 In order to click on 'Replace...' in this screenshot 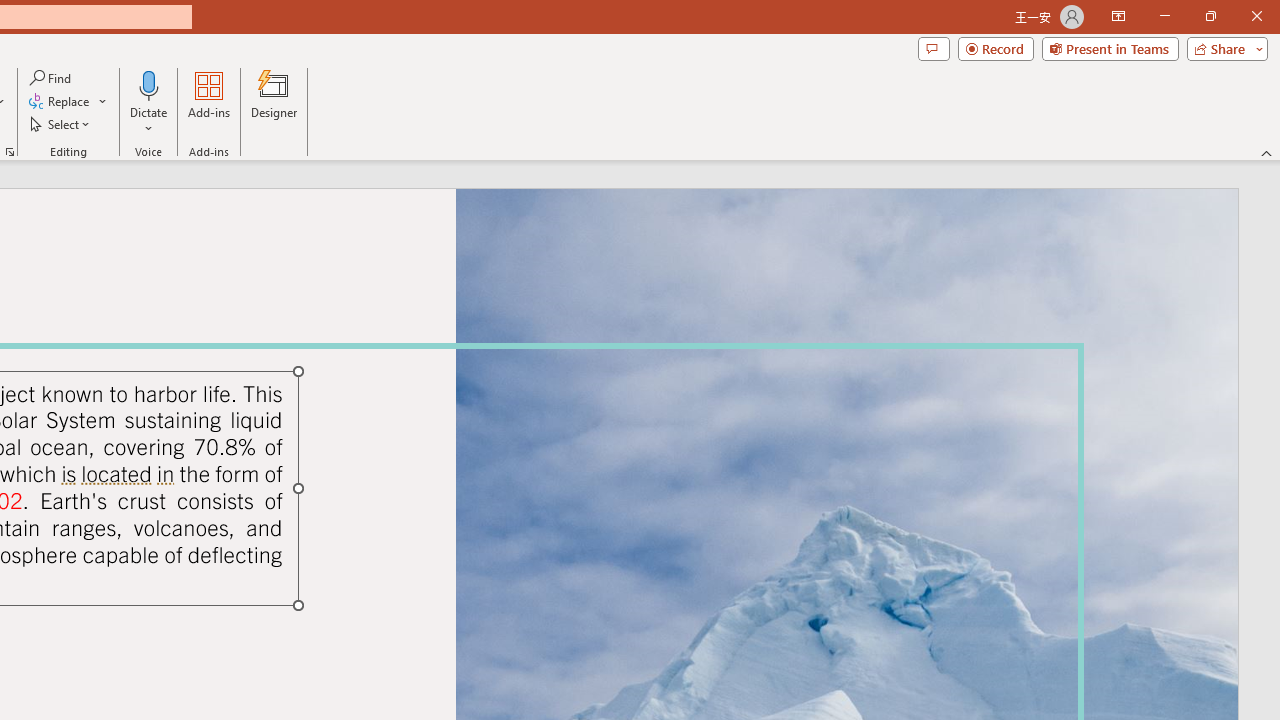, I will do `click(60, 101)`.